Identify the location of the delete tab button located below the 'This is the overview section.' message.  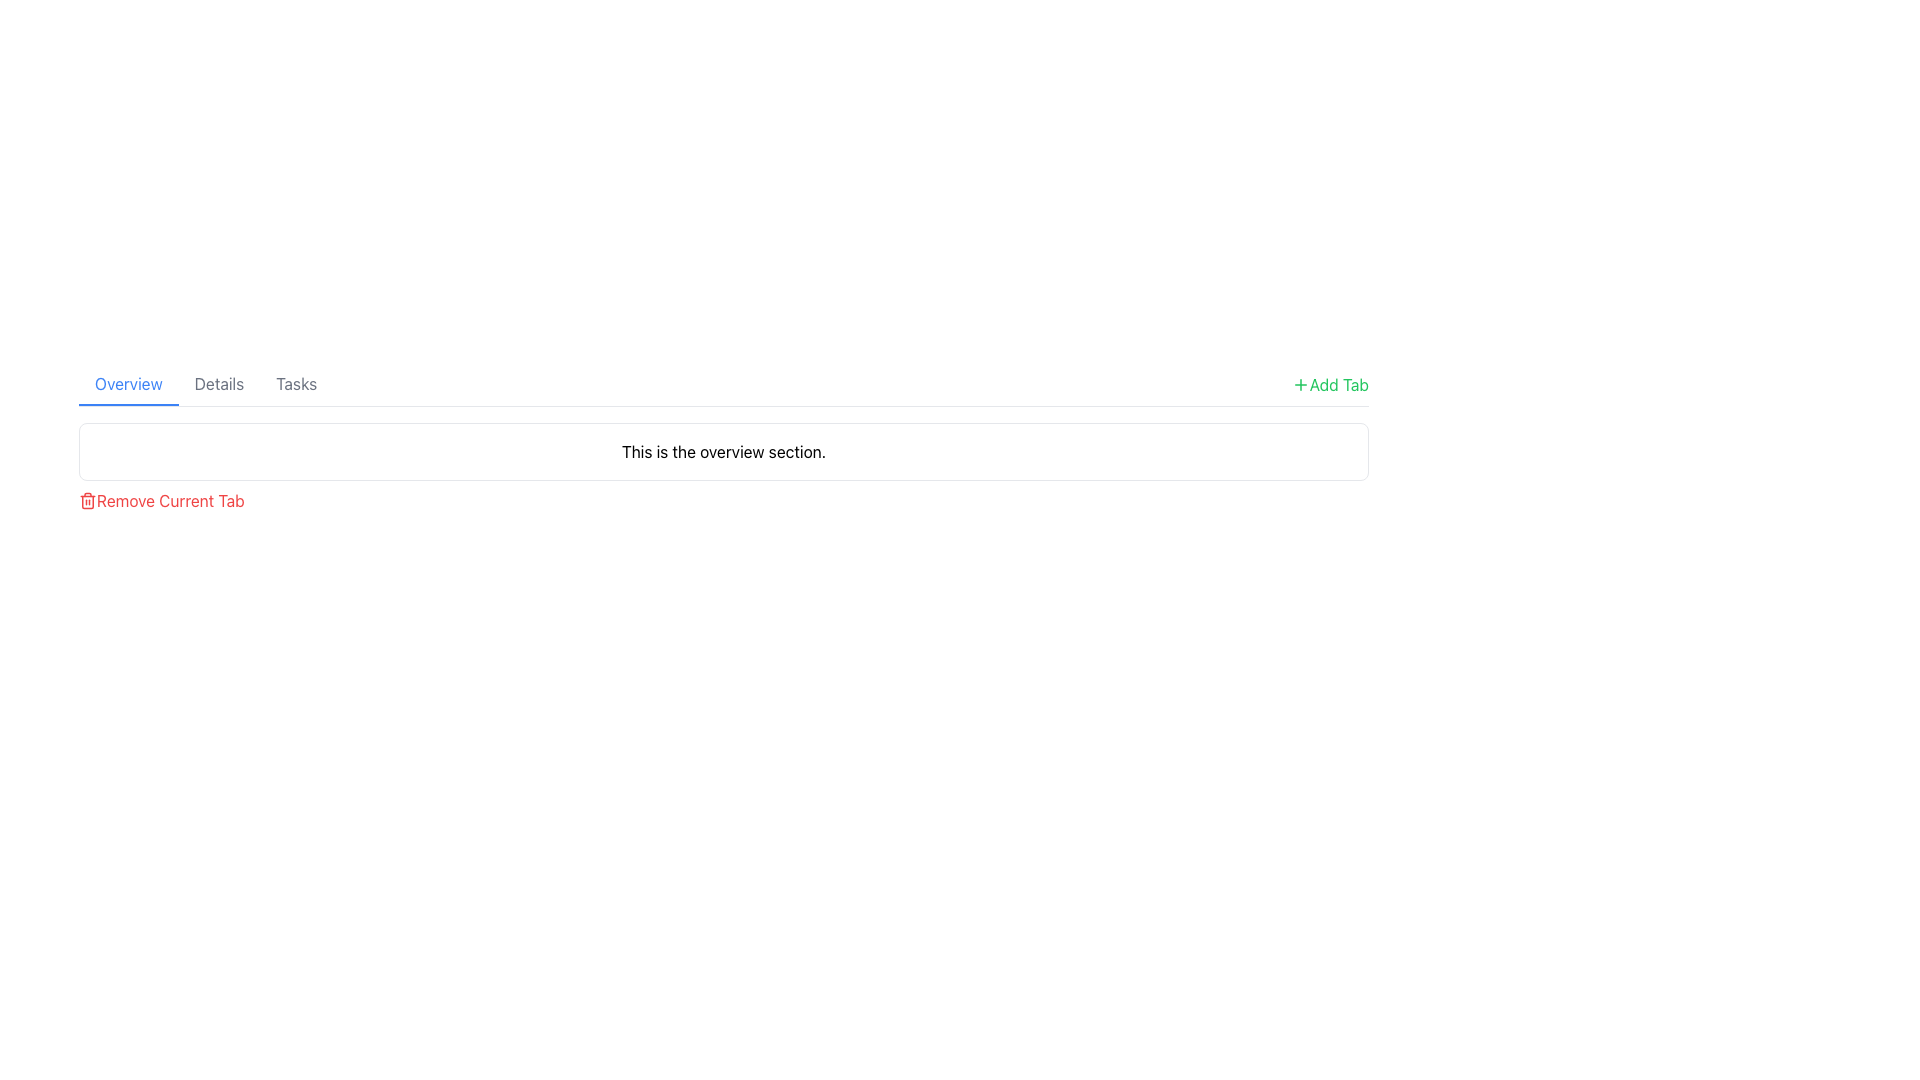
(161, 500).